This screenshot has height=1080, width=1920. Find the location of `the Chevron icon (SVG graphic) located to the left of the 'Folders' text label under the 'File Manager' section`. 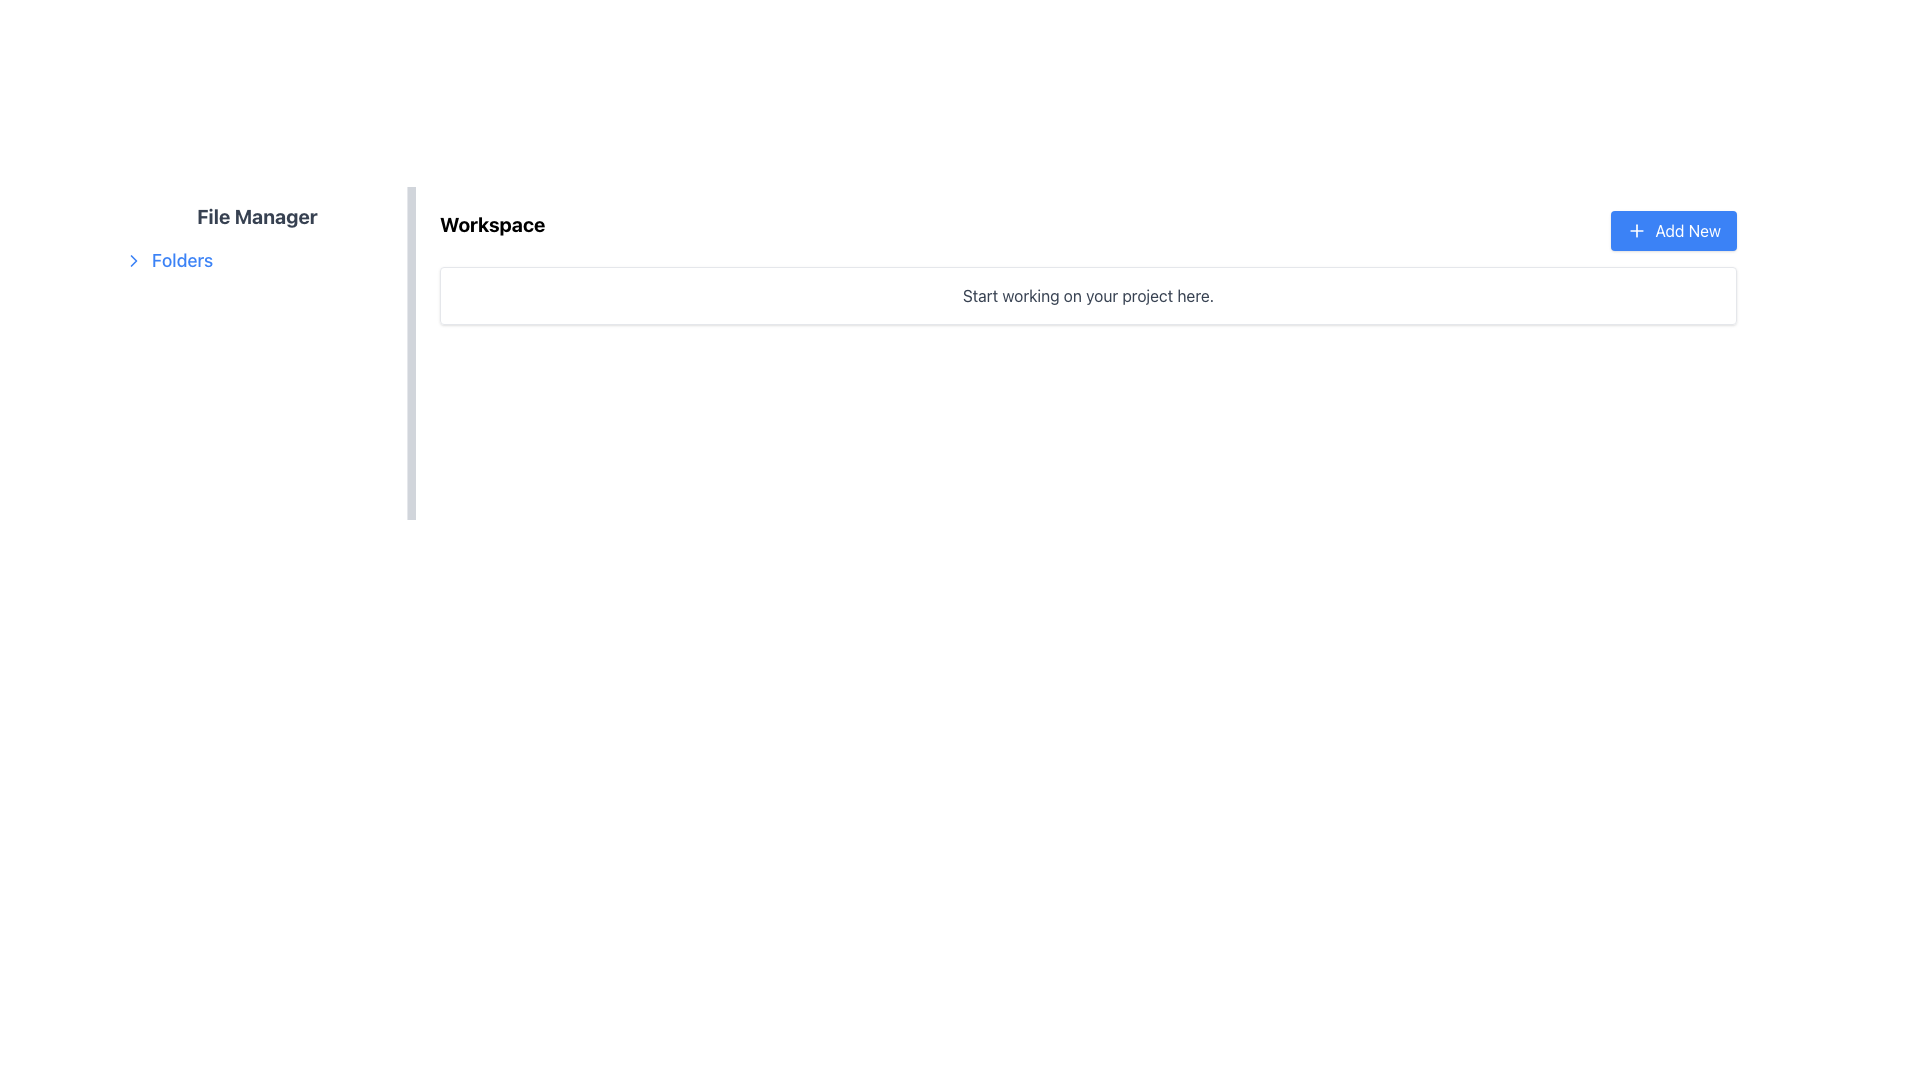

the Chevron icon (SVG graphic) located to the left of the 'Folders' text label under the 'File Manager' section is located at coordinates (133, 260).